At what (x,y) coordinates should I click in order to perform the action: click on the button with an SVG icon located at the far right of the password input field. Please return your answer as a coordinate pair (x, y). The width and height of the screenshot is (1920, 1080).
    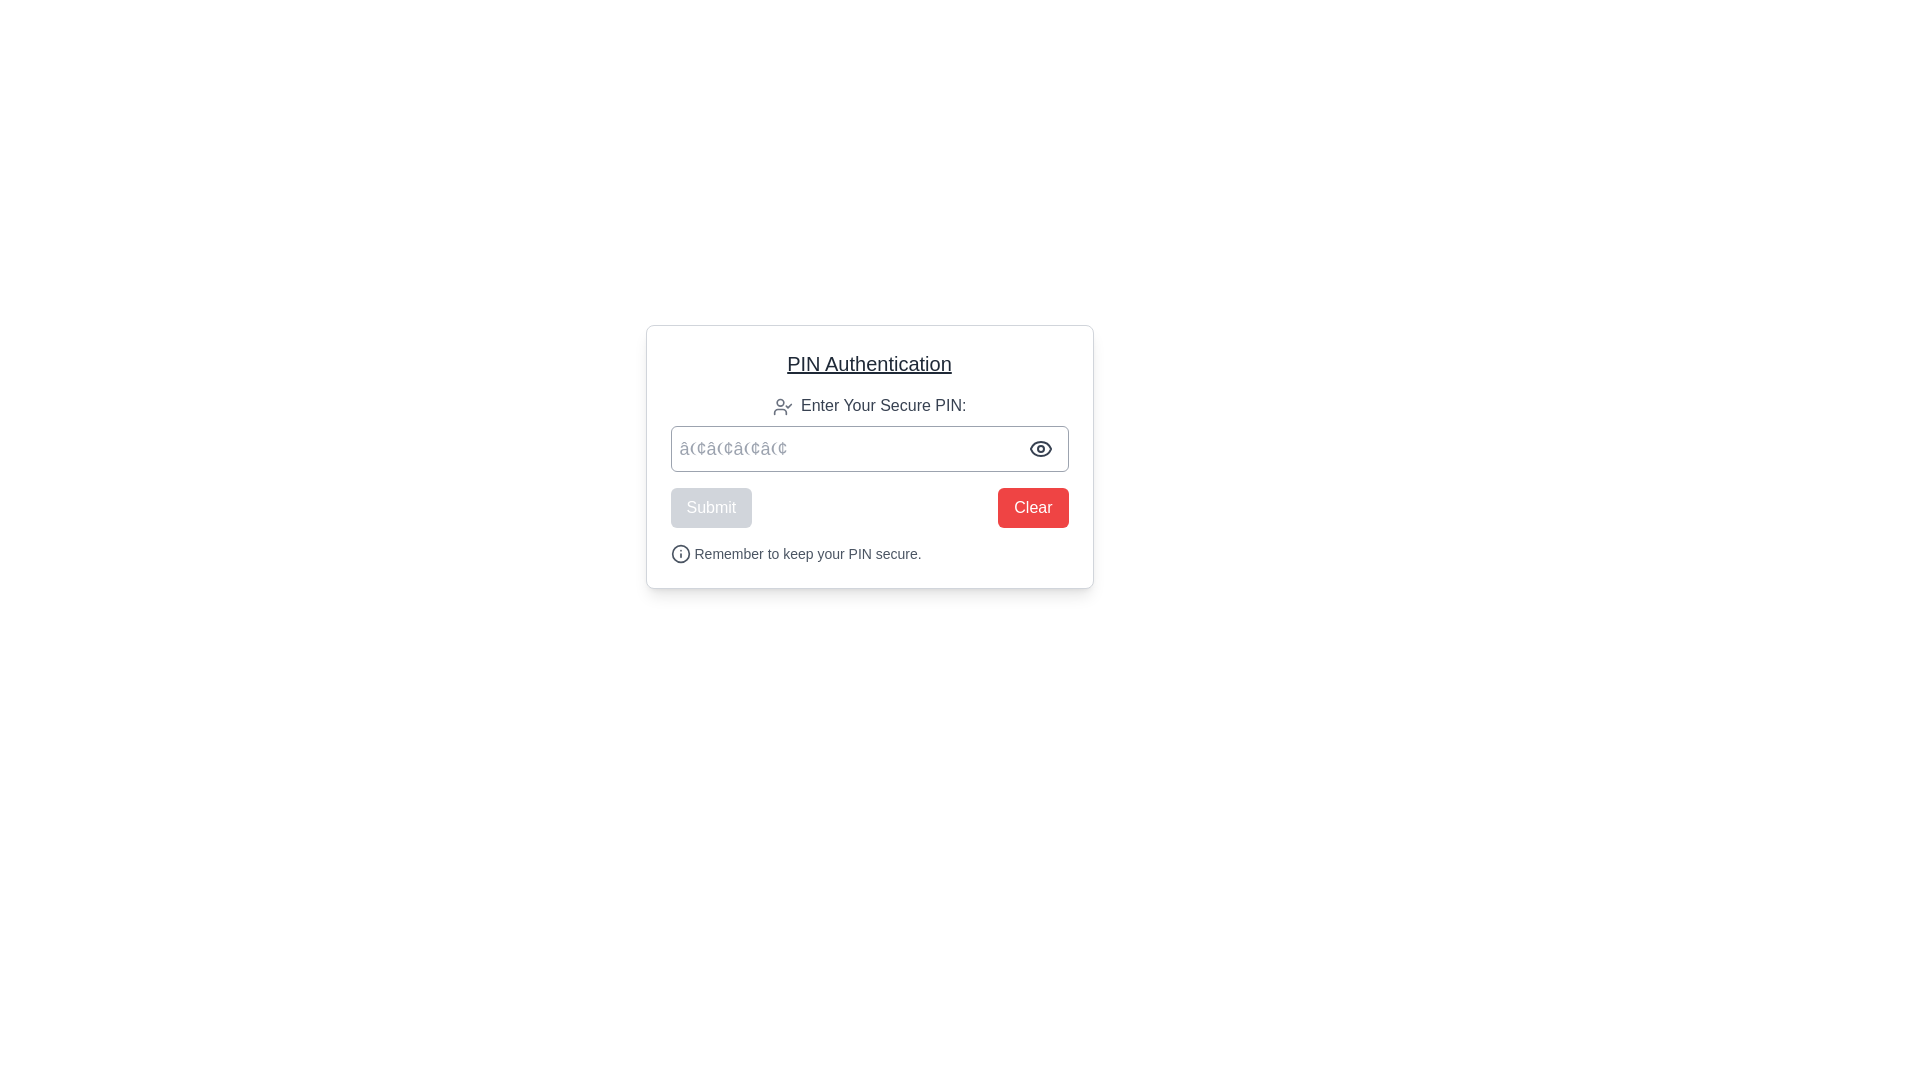
    Looking at the image, I should click on (1040, 447).